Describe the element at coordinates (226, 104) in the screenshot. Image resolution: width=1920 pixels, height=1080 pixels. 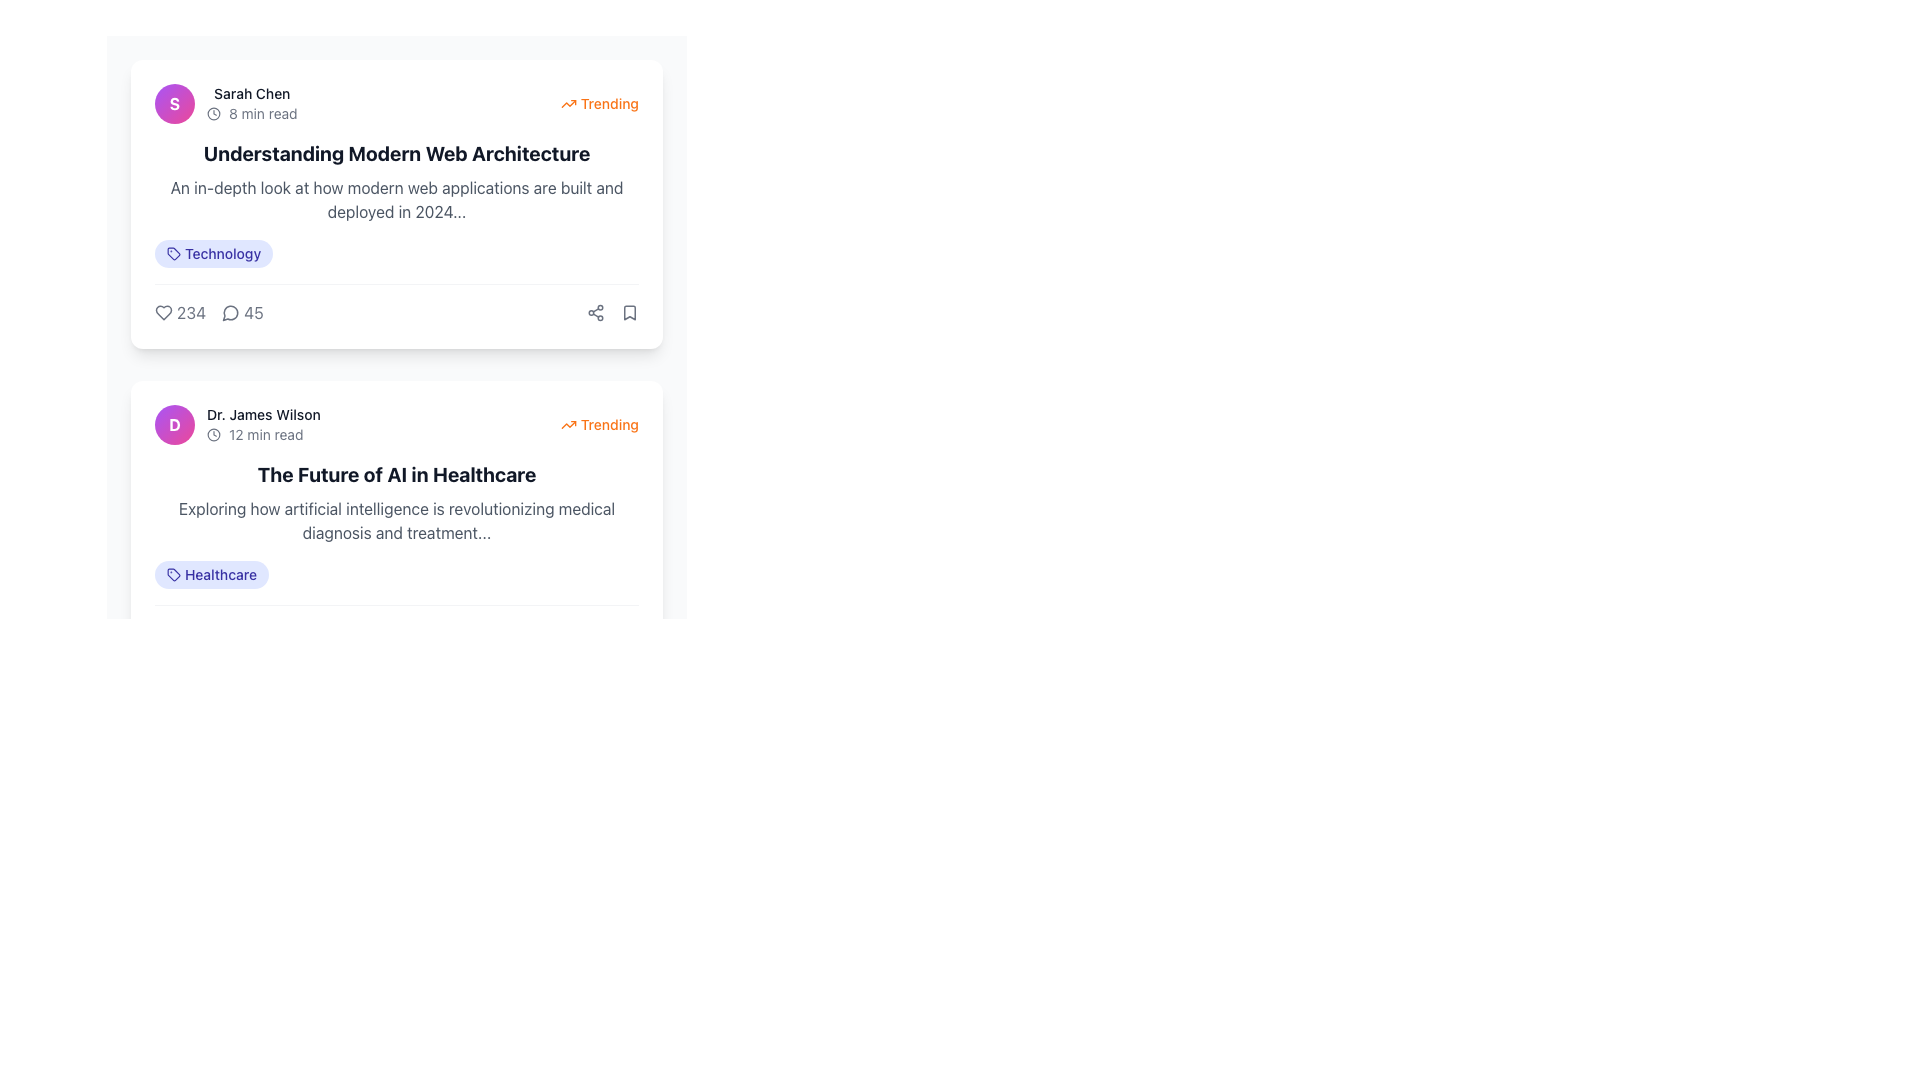
I see `the Profile Summary Component featuring a circular profile picture with a purple gradient background, the name 'Sarah Chen' in bold black text, and the descriptor '8 min read' in gray, located at the top-left corner of a card` at that location.